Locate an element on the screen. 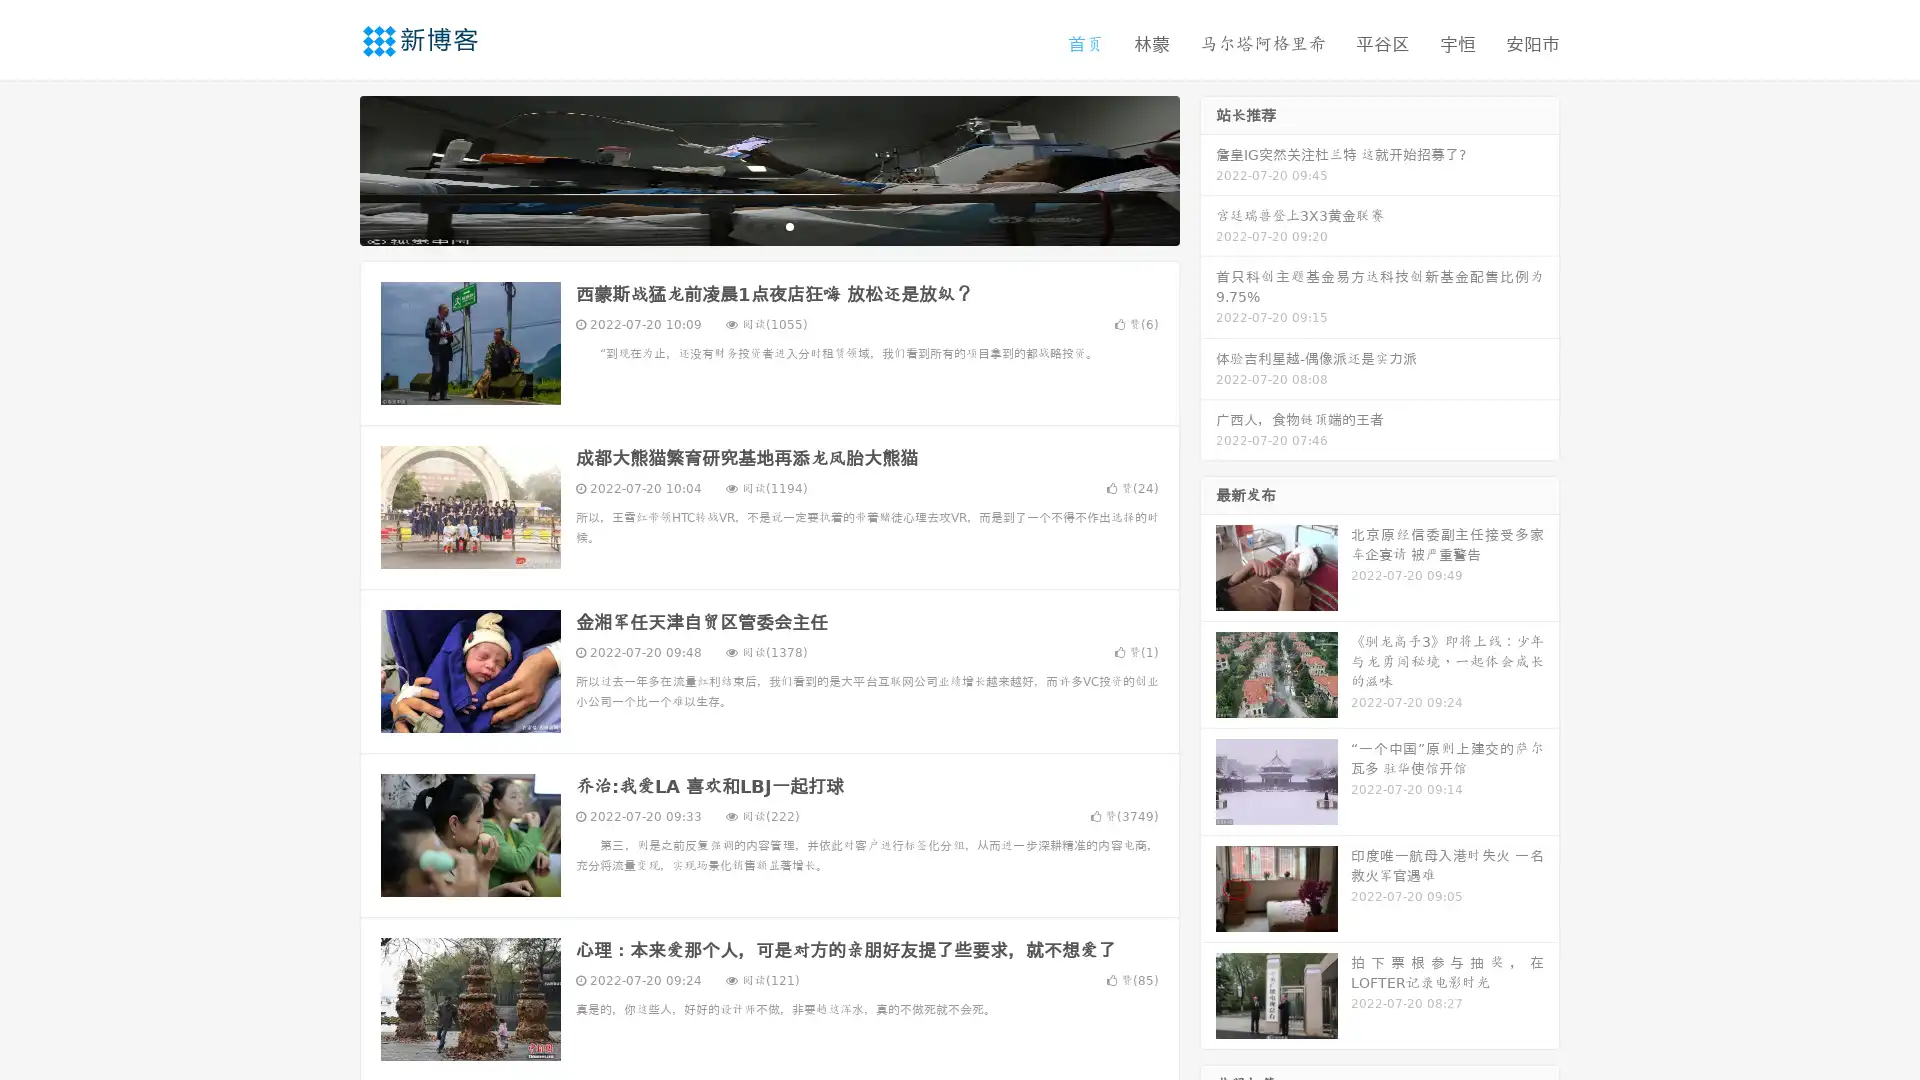 Image resolution: width=1920 pixels, height=1080 pixels. Go to slide 2 is located at coordinates (768, 225).